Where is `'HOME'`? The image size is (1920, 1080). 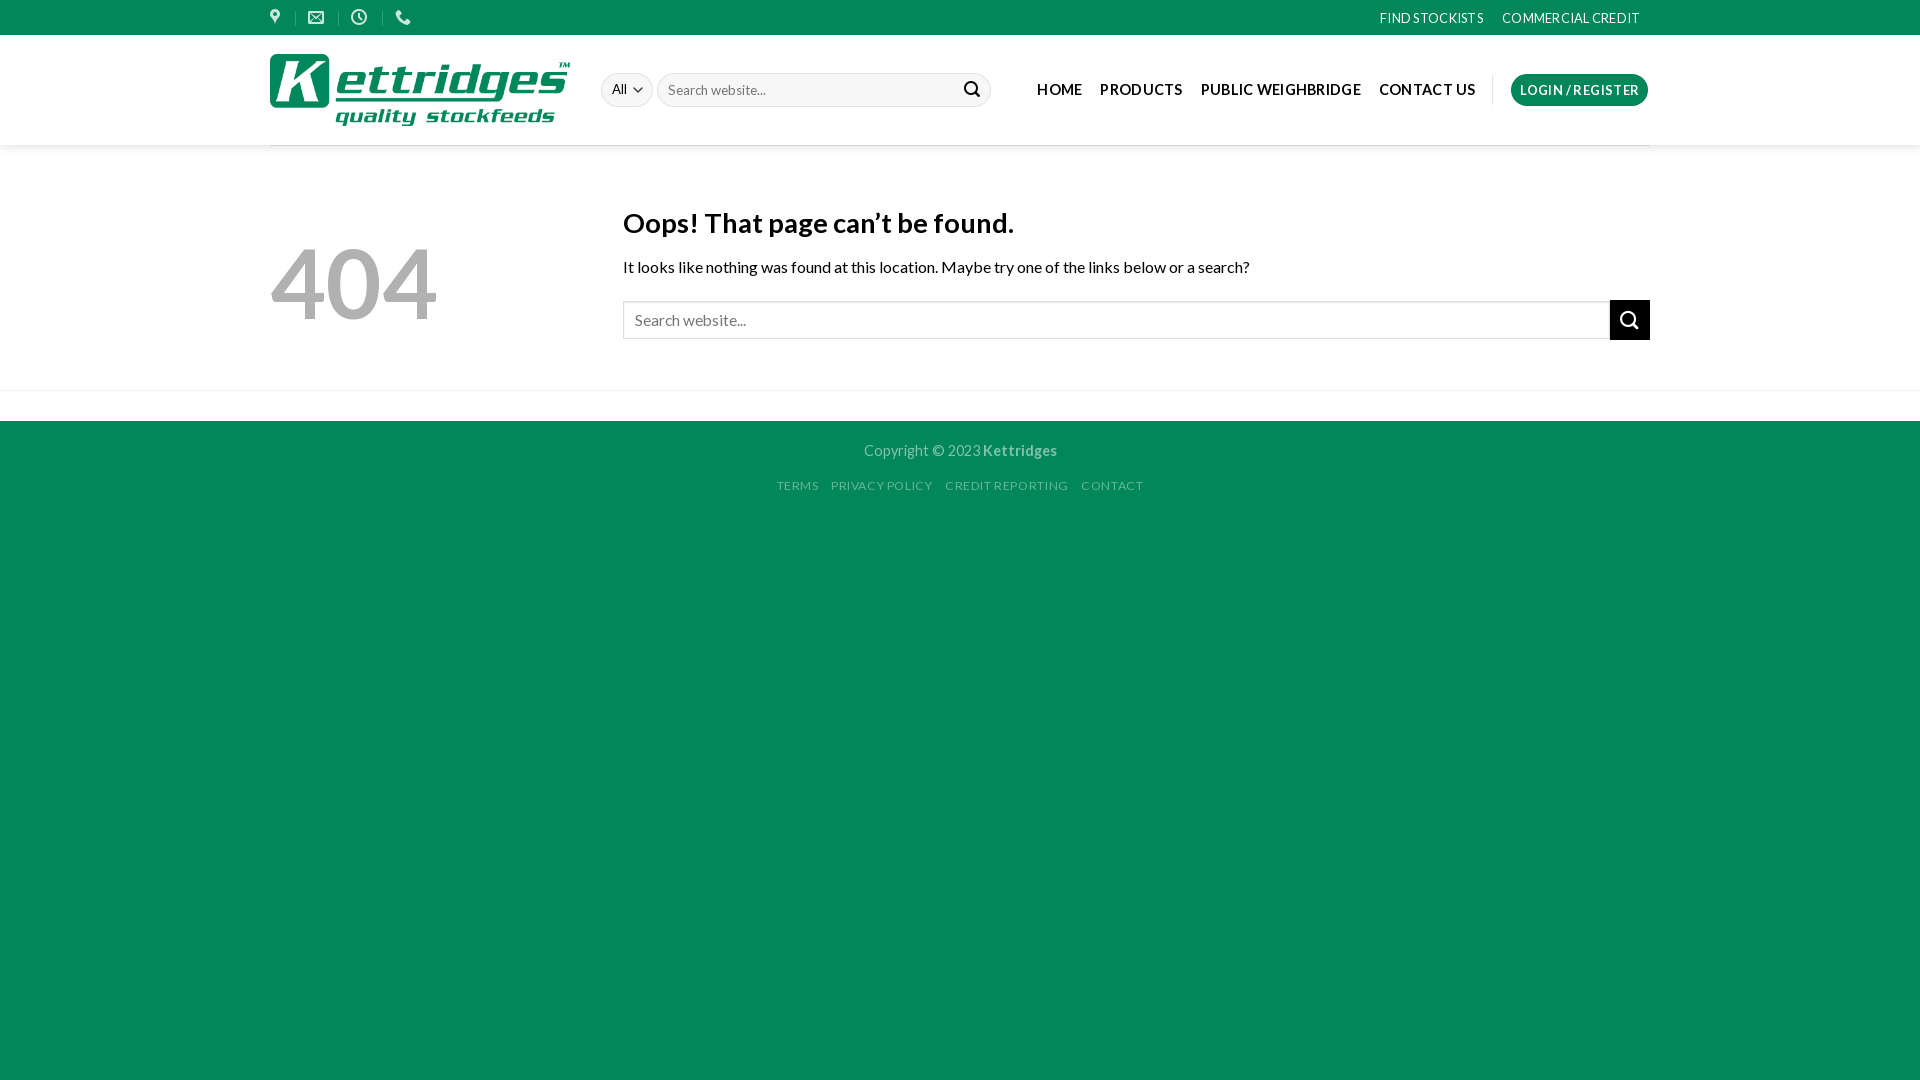 'HOME' is located at coordinates (1058, 88).